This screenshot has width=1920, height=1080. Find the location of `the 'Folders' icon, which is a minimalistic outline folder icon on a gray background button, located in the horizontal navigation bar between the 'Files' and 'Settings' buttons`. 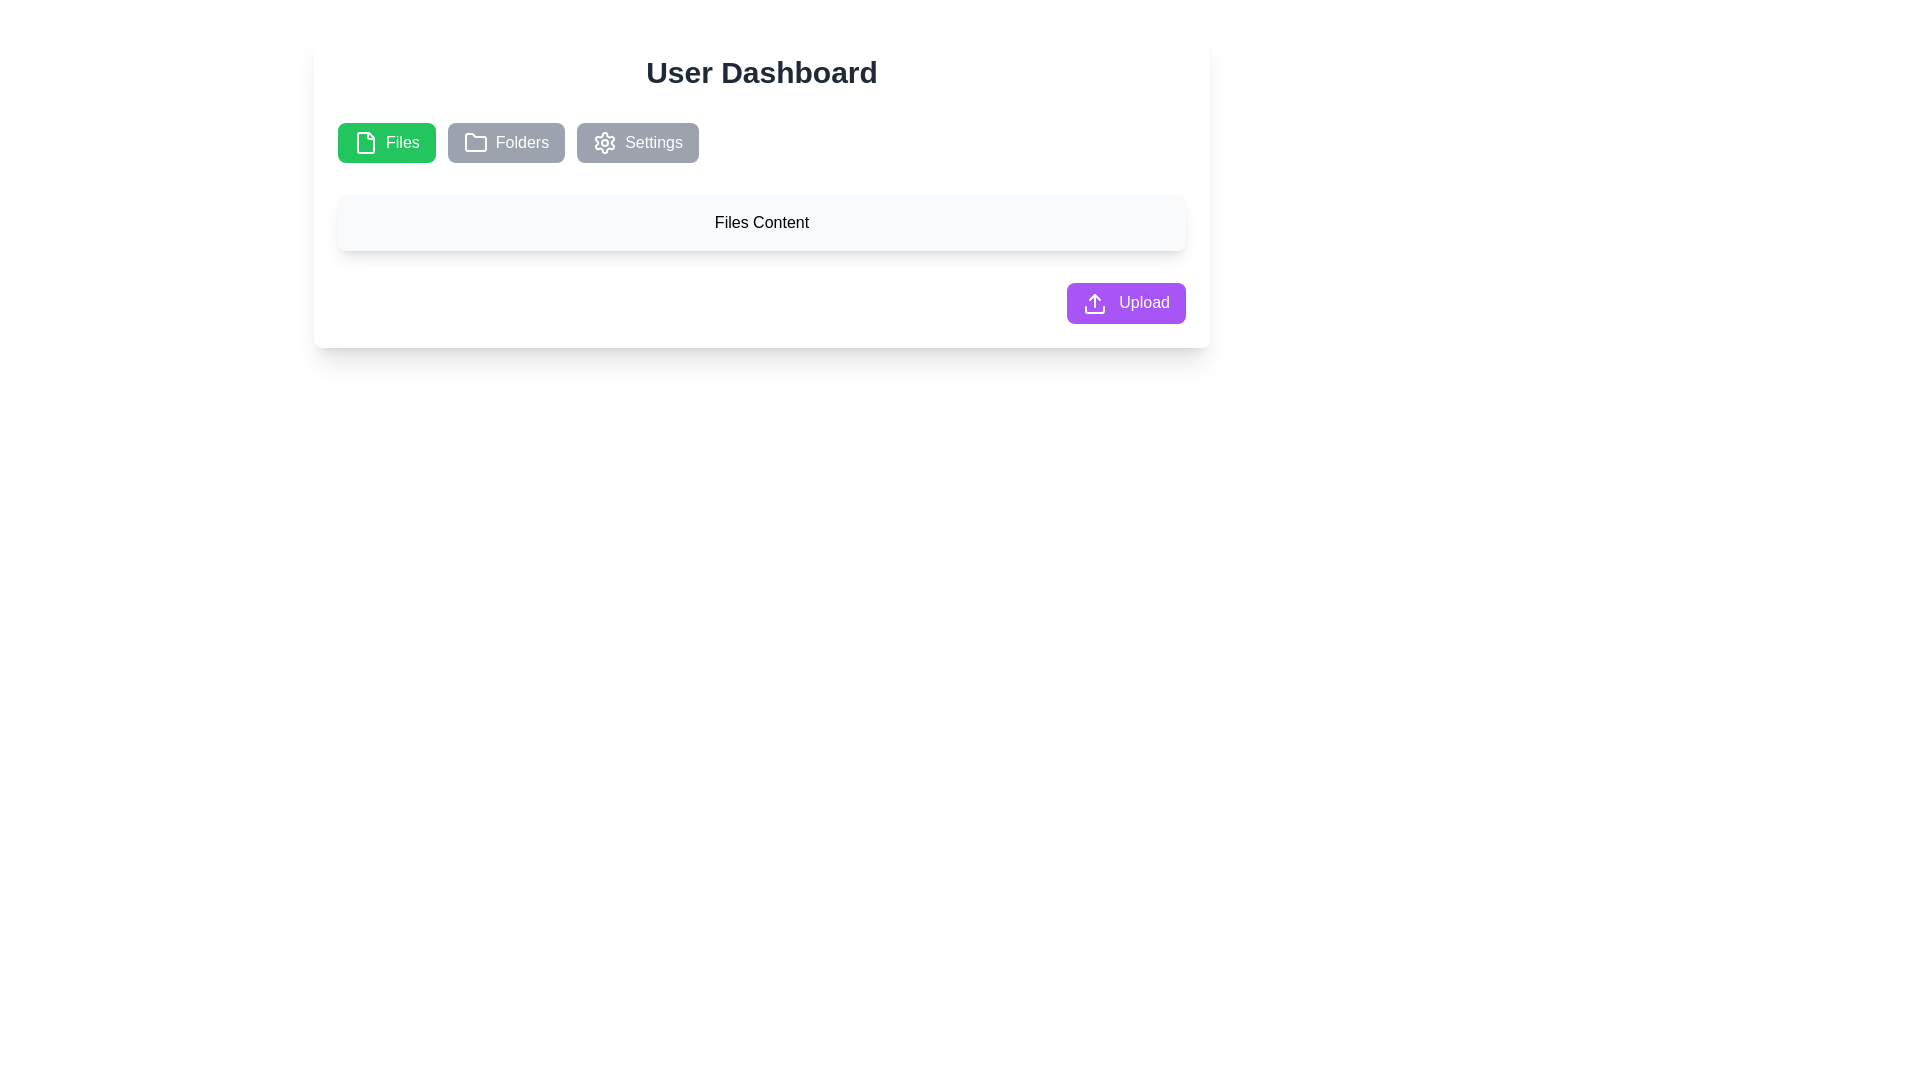

the 'Folders' icon, which is a minimalistic outline folder icon on a gray background button, located in the horizontal navigation bar between the 'Files' and 'Settings' buttons is located at coordinates (474, 141).